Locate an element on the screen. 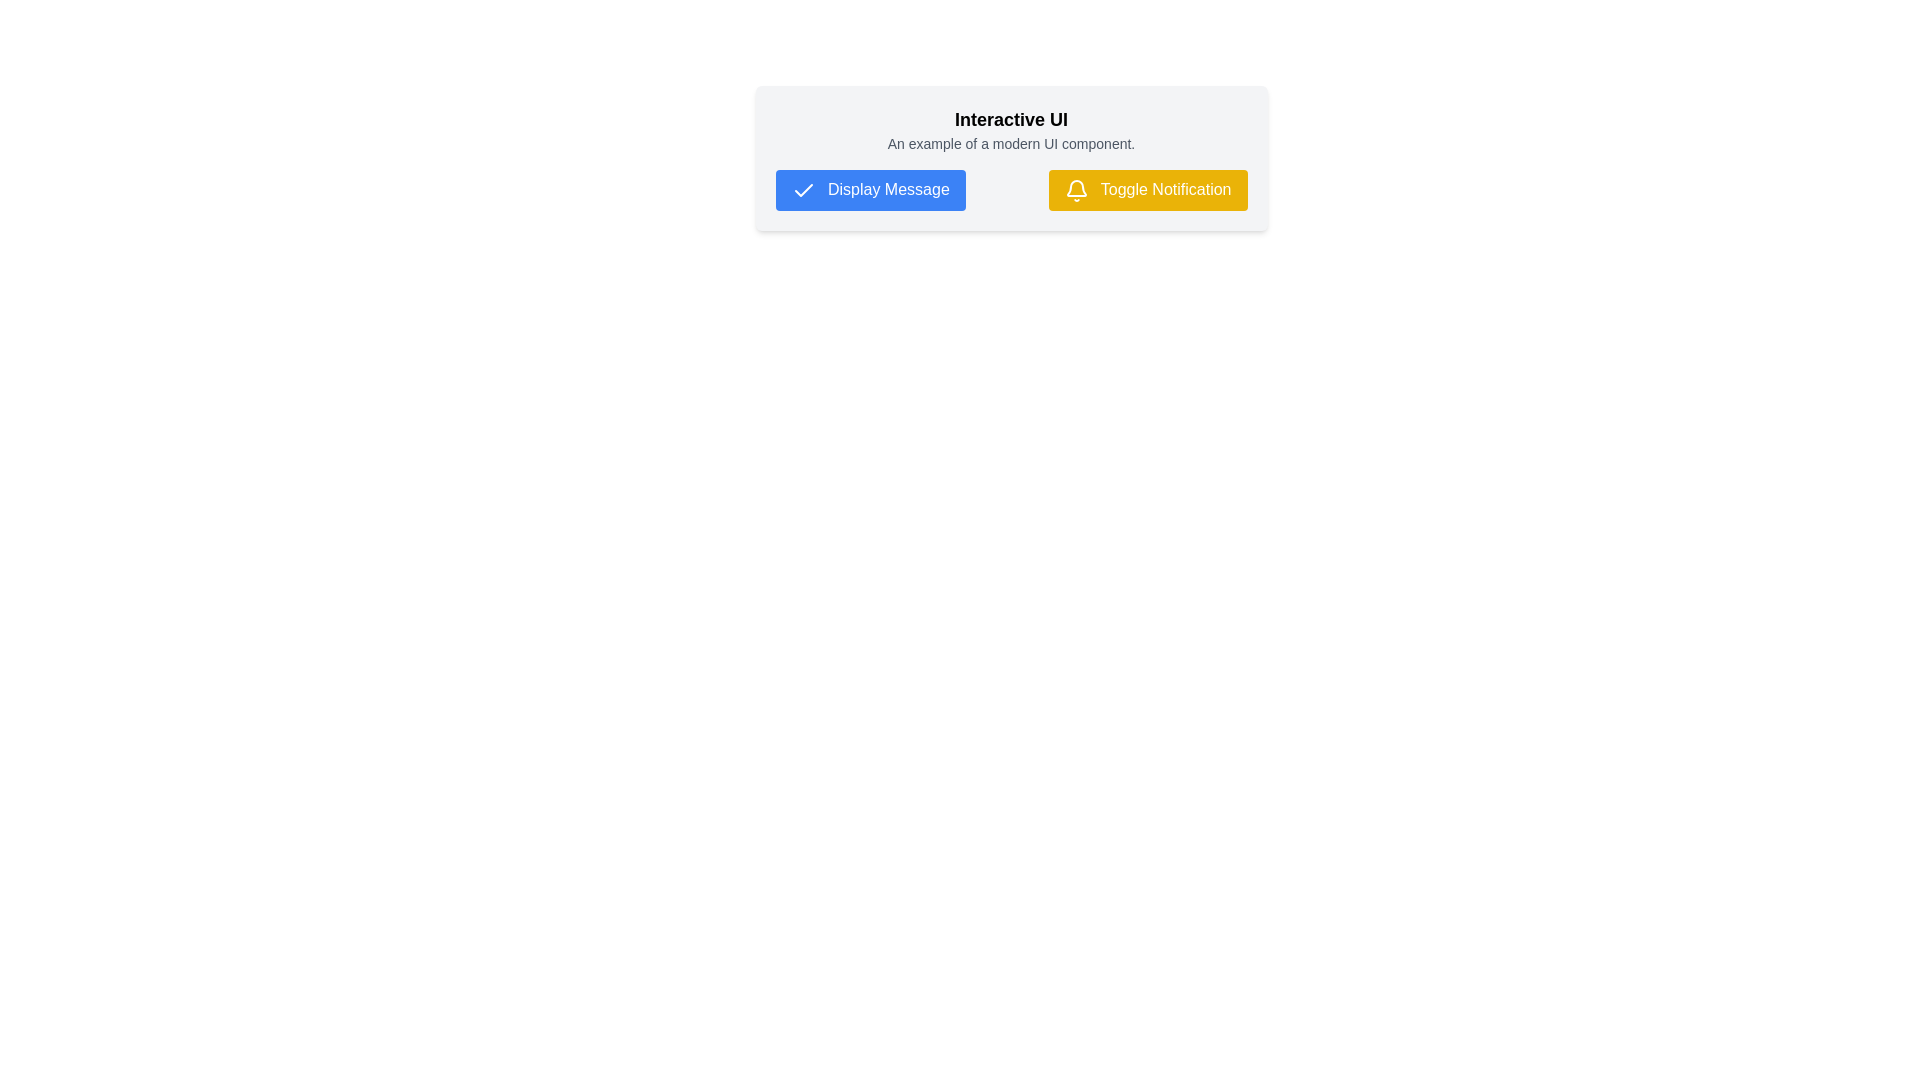 The height and width of the screenshot is (1080, 1920). the blue button labeled 'Display Message' which contains a white checkmark icon is located at coordinates (870, 190).